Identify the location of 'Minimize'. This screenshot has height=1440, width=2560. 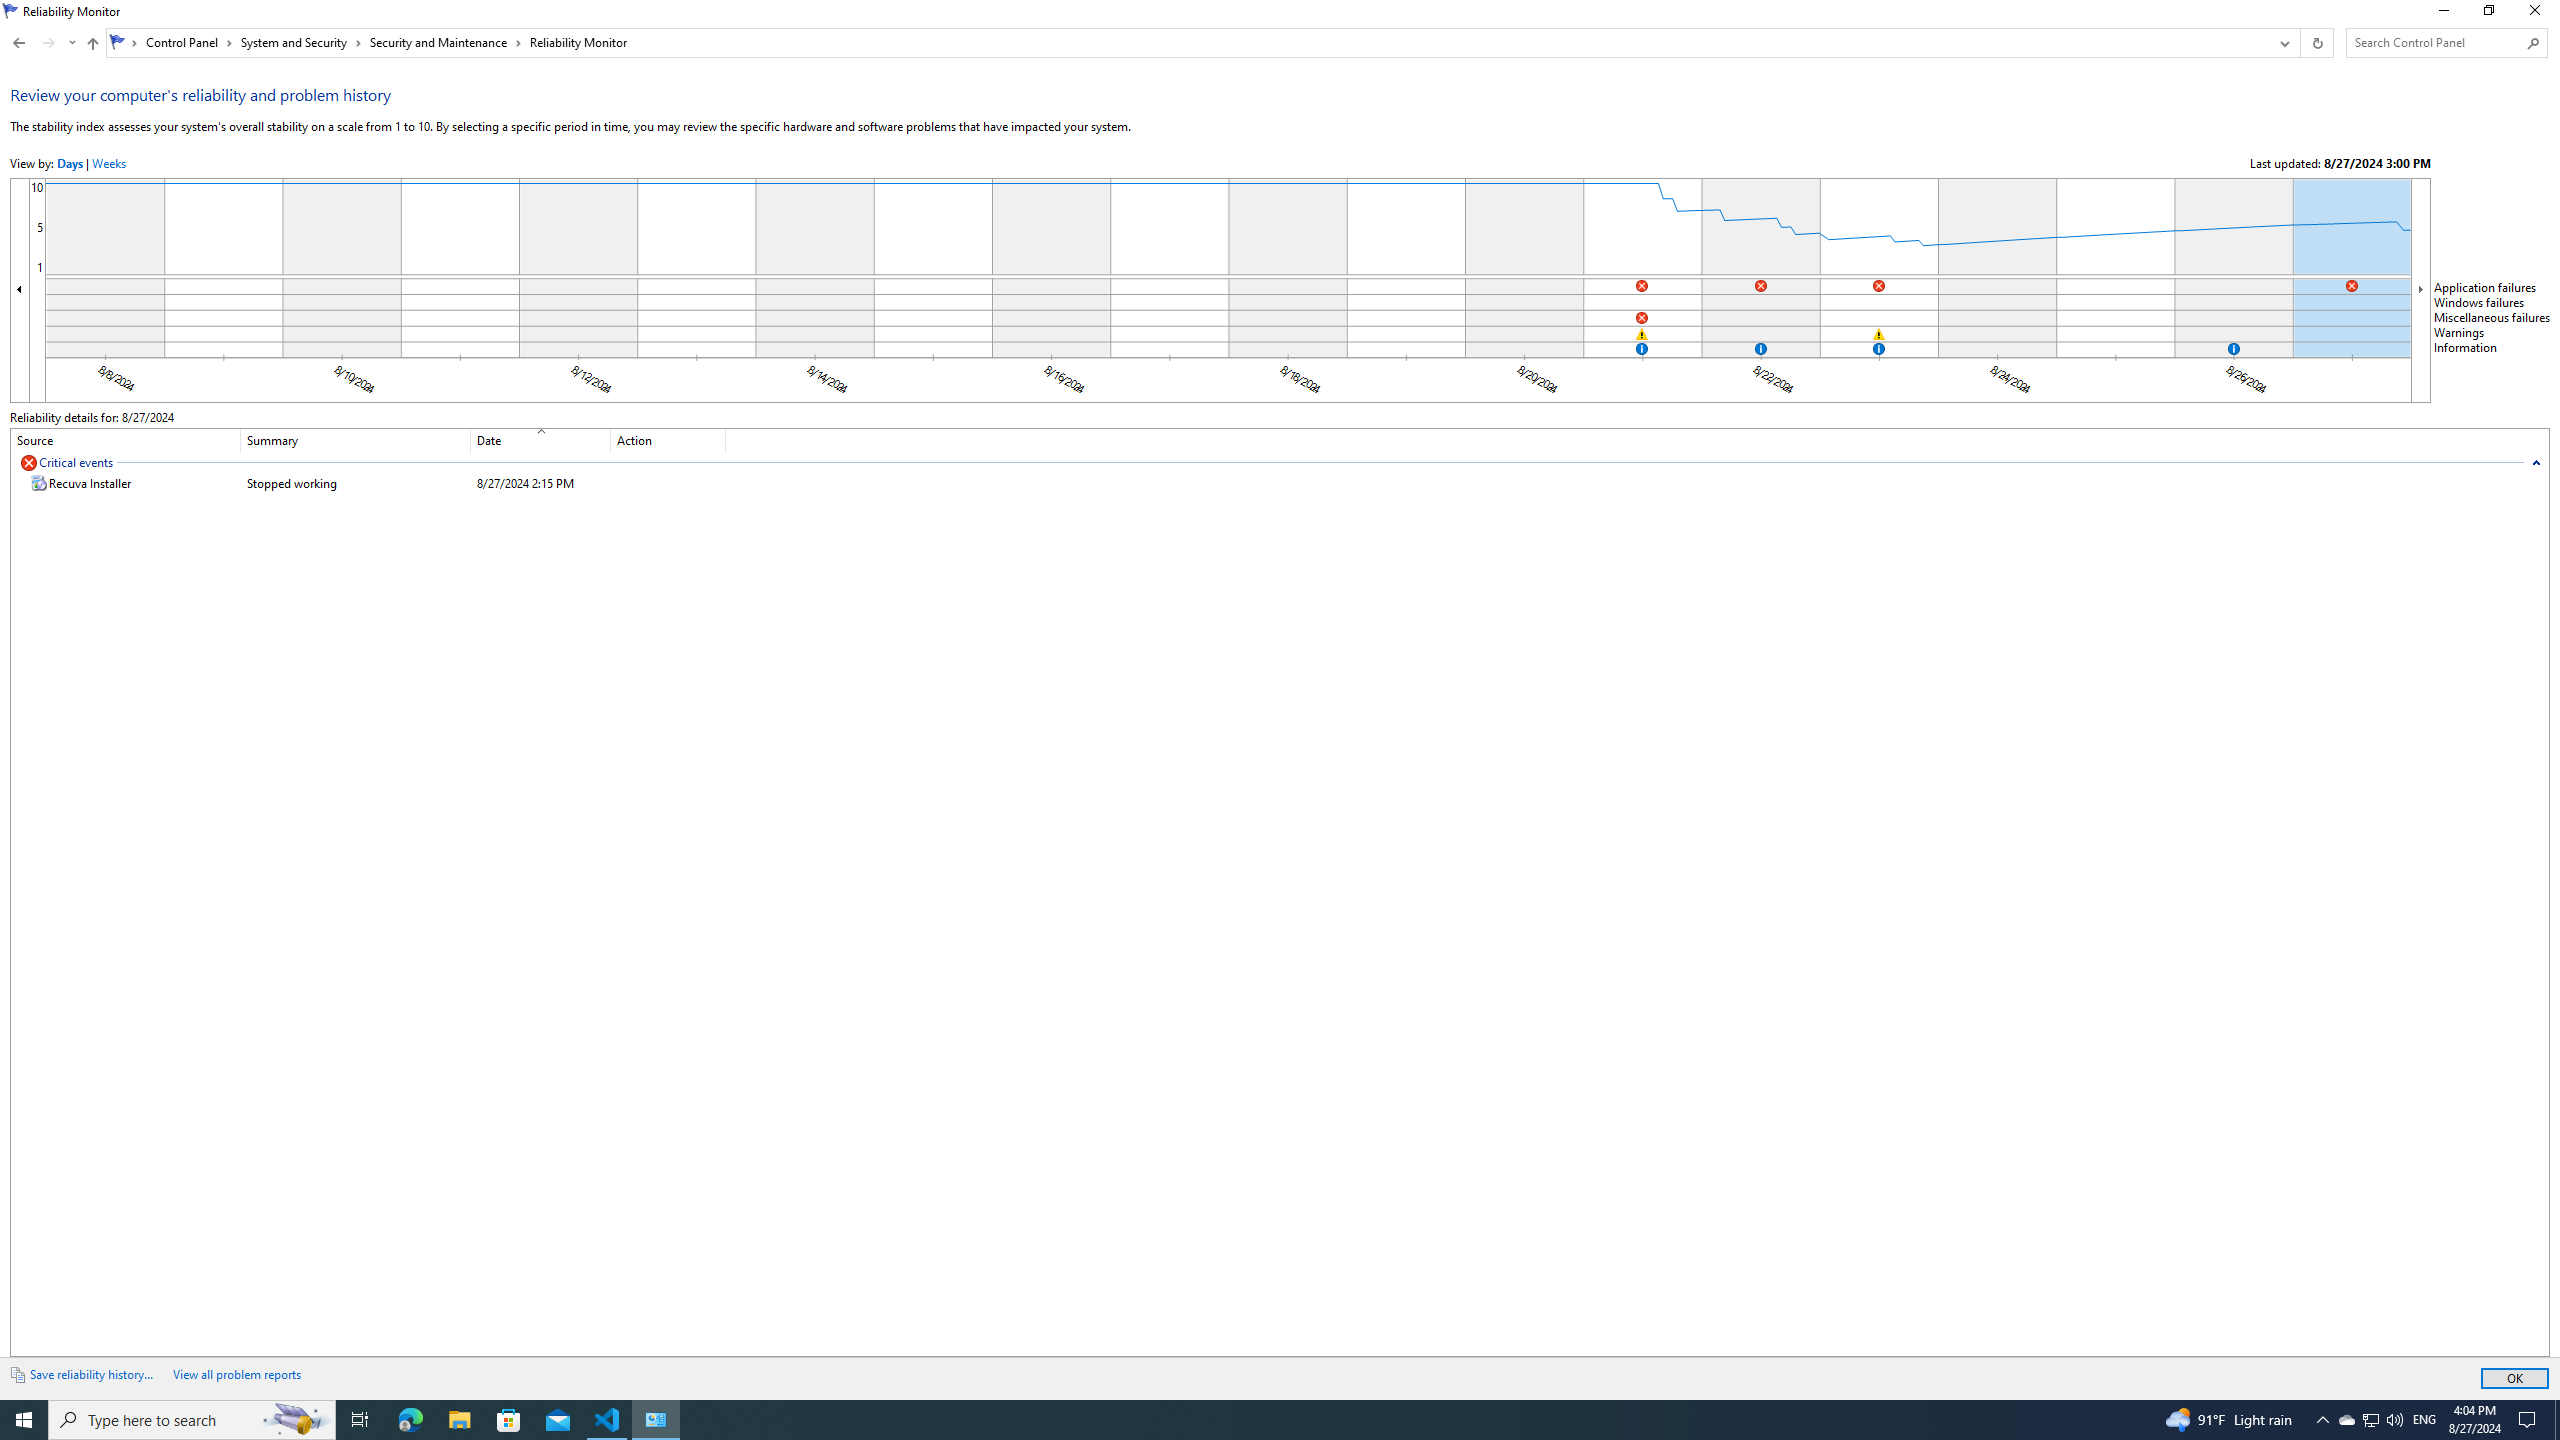
(2441, 15).